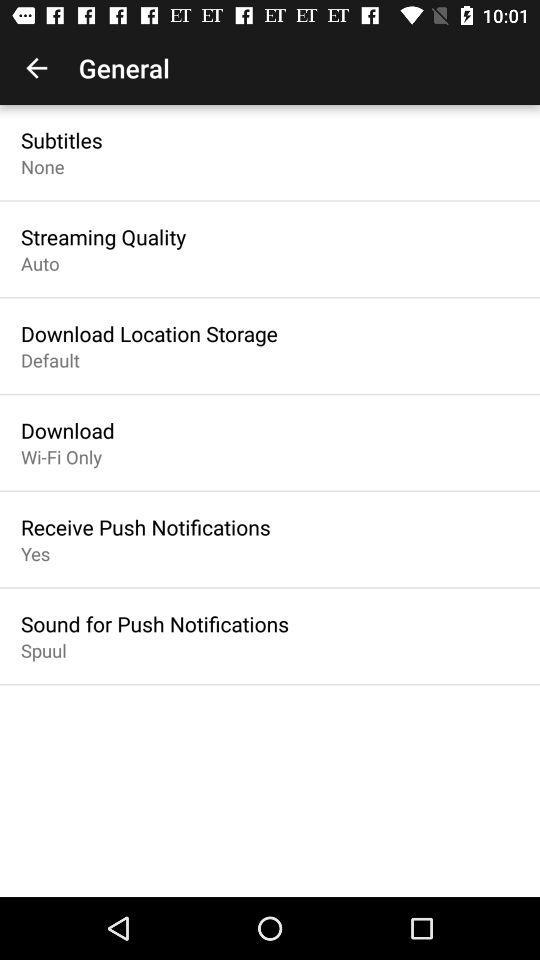 This screenshot has height=960, width=540. Describe the element at coordinates (36, 68) in the screenshot. I see `the icon to the left of the general` at that location.